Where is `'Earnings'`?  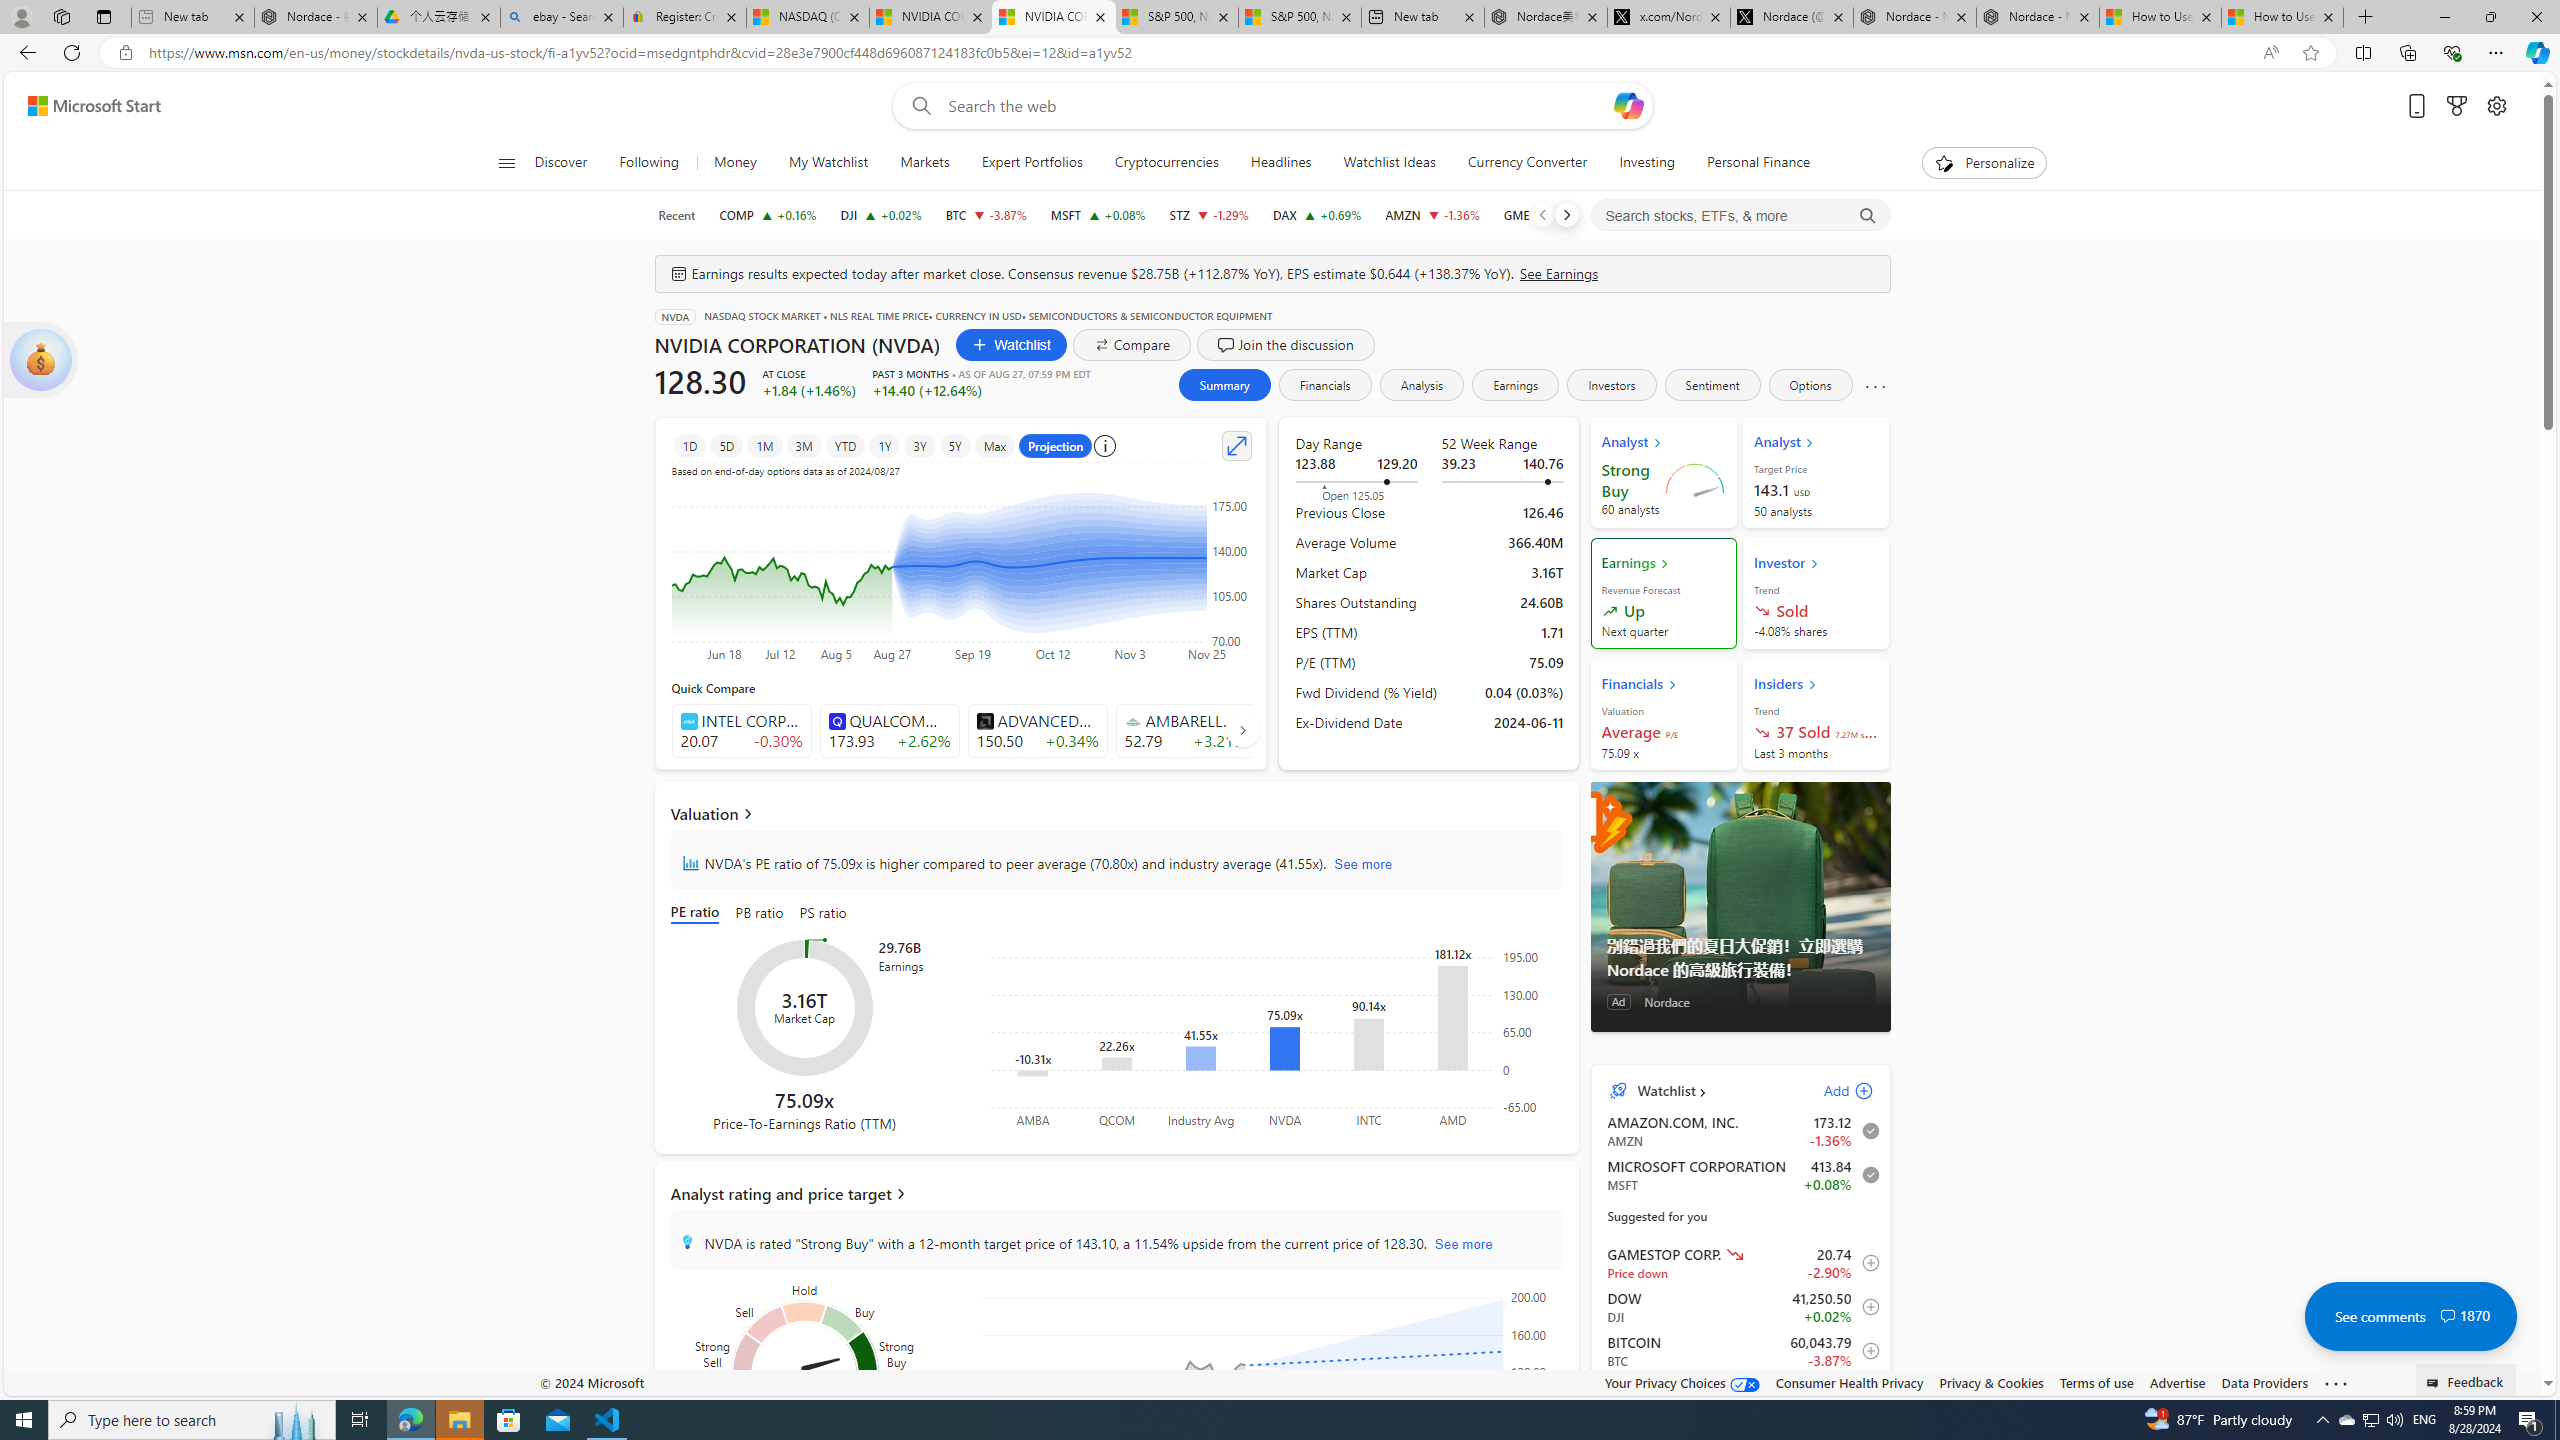
'Earnings' is located at coordinates (1515, 383).